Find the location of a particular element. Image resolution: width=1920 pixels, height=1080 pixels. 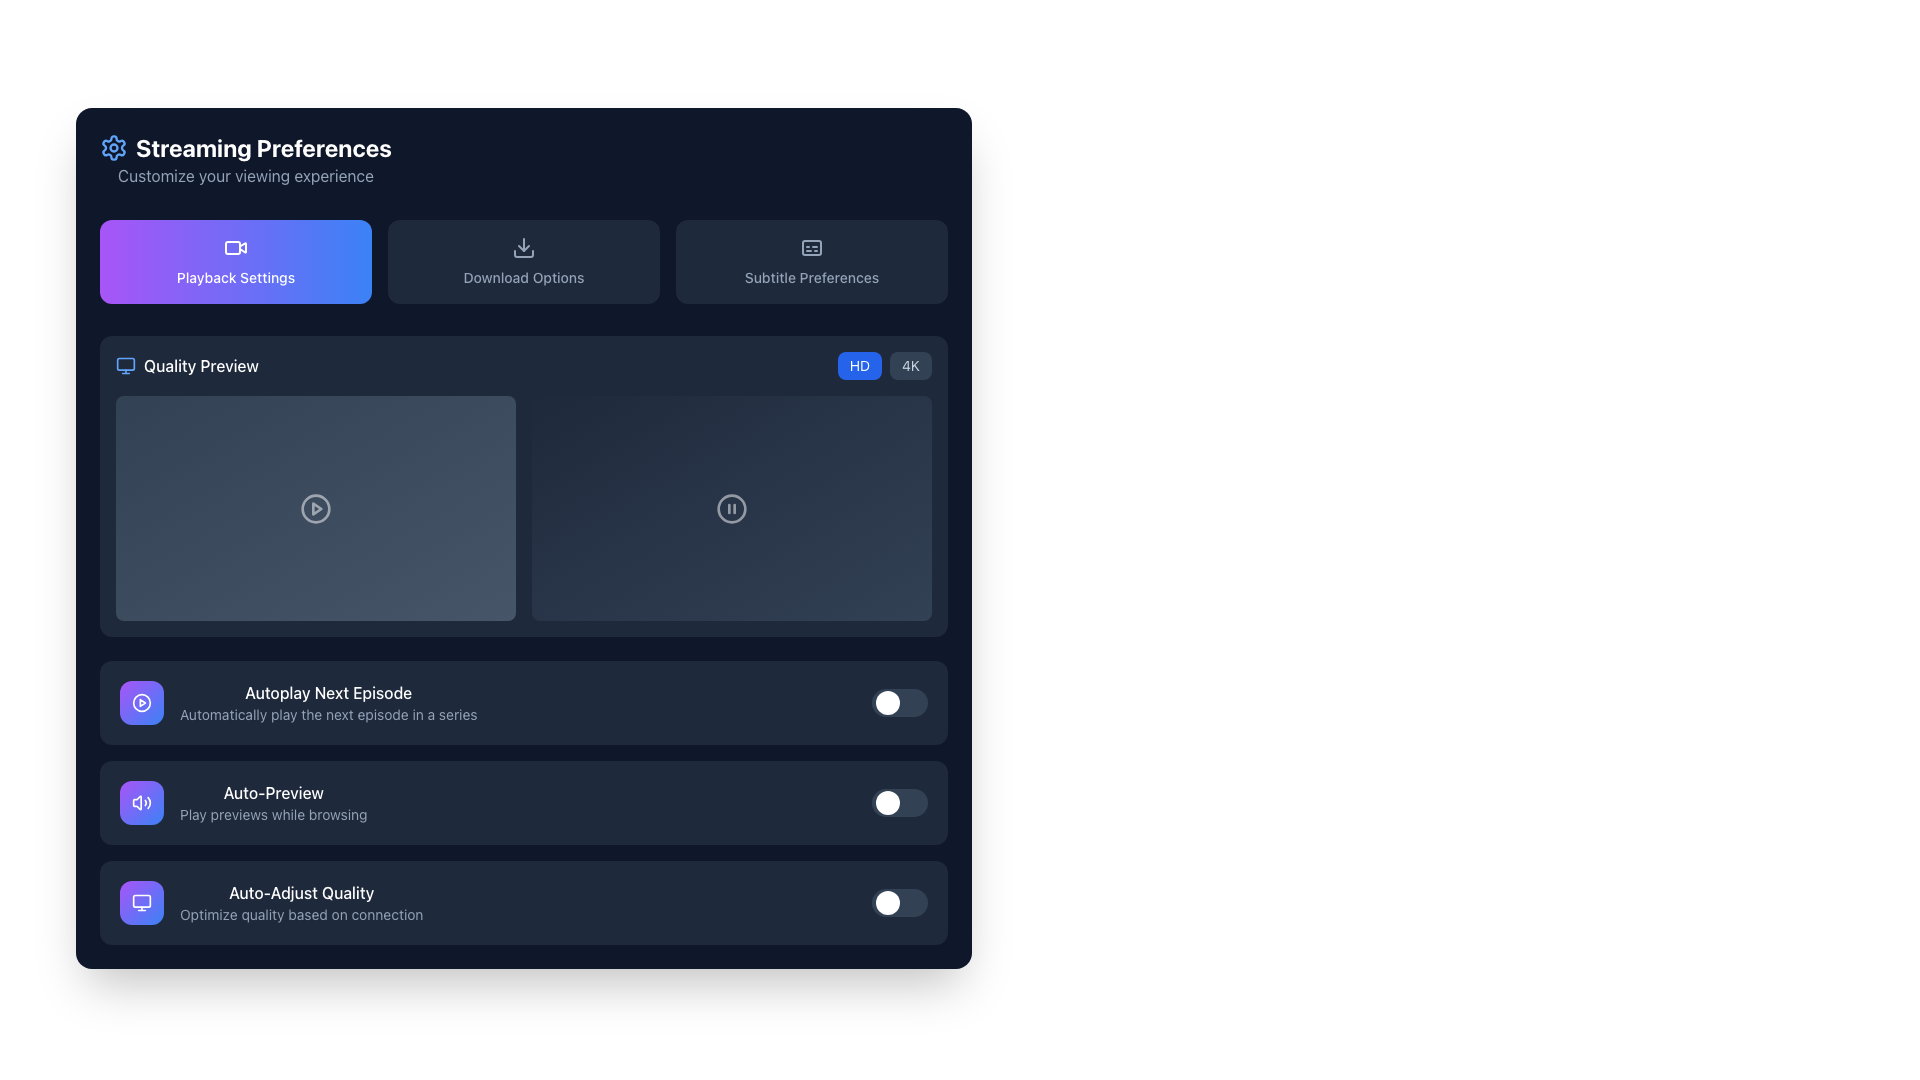

the 'Download Options' button, which is a rectangular button with rounded corners, dark slate blue color, featuring a download icon and the text 'Download Options' in light slate color is located at coordinates (523, 261).